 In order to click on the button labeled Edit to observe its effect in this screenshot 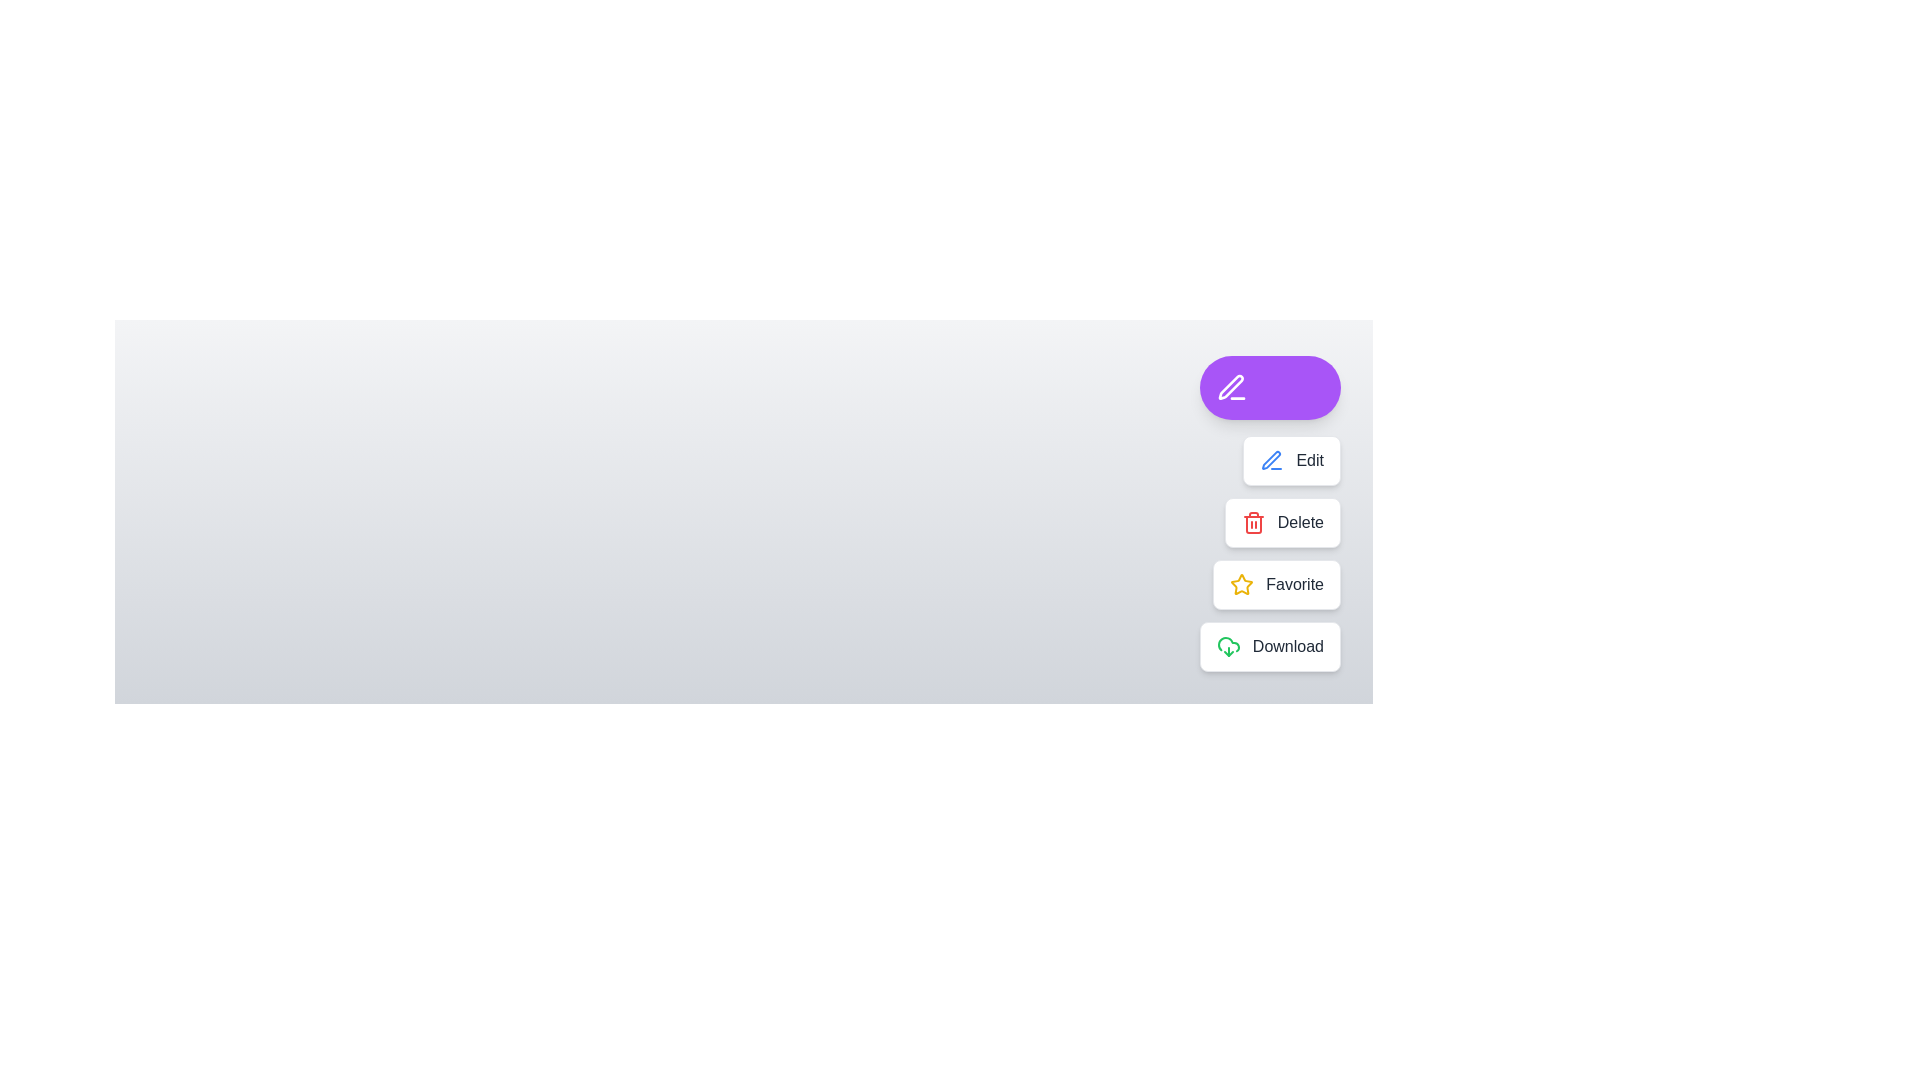, I will do `click(1291, 461)`.